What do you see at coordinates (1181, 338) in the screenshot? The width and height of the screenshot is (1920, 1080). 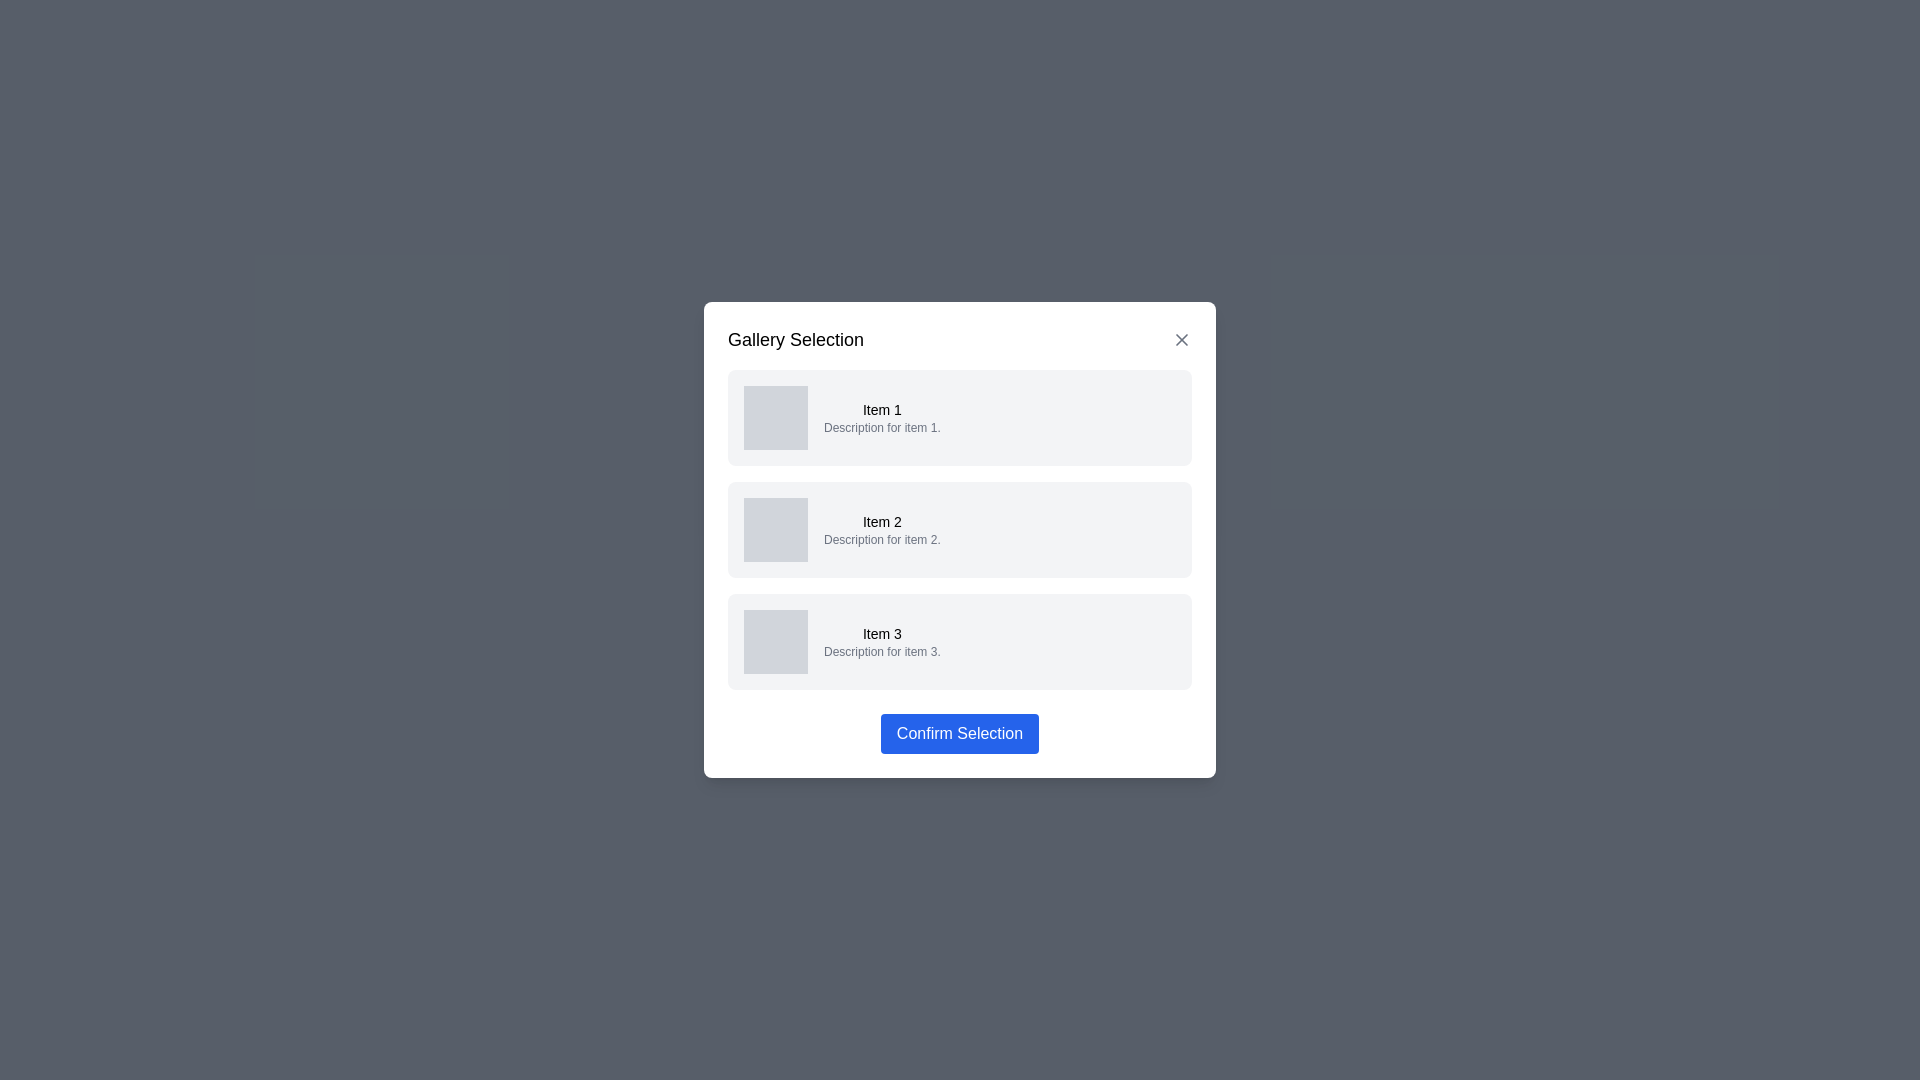 I see `the small interactive close button located in the top-right corner of the 'Gallery Selection' modal` at bounding box center [1181, 338].